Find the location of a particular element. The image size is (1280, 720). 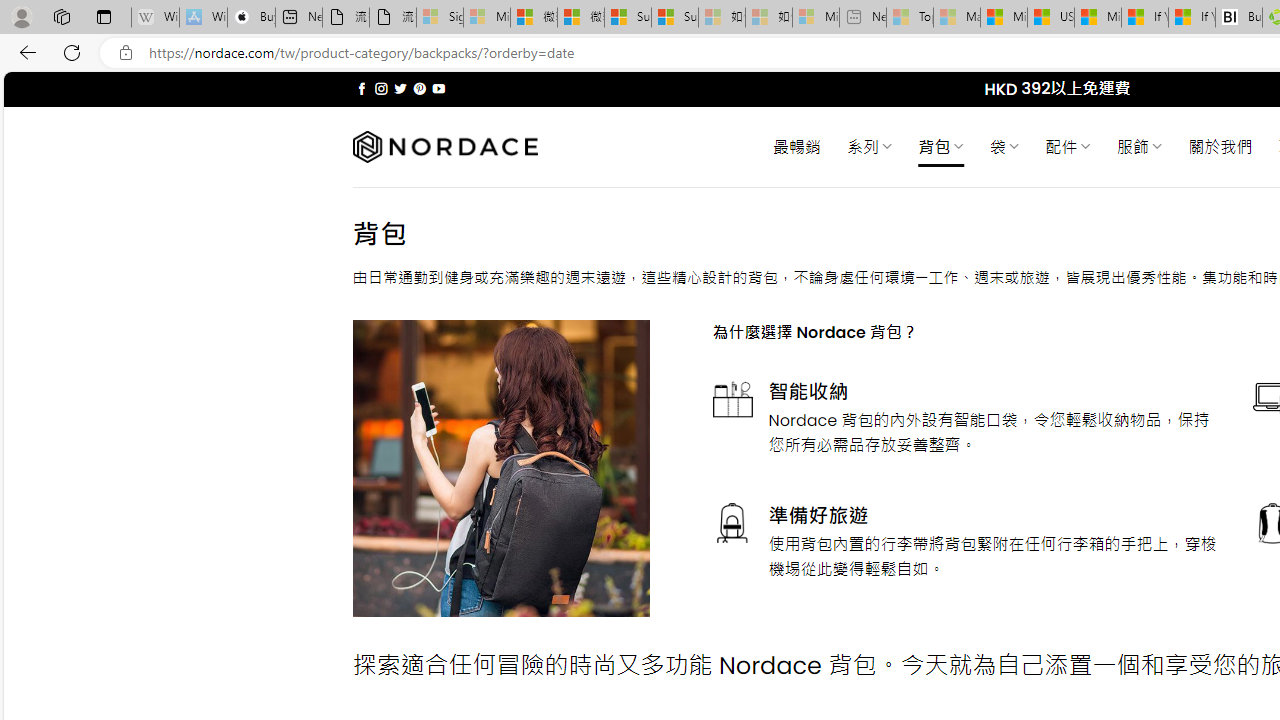

'Personal Profile' is located at coordinates (21, 16).